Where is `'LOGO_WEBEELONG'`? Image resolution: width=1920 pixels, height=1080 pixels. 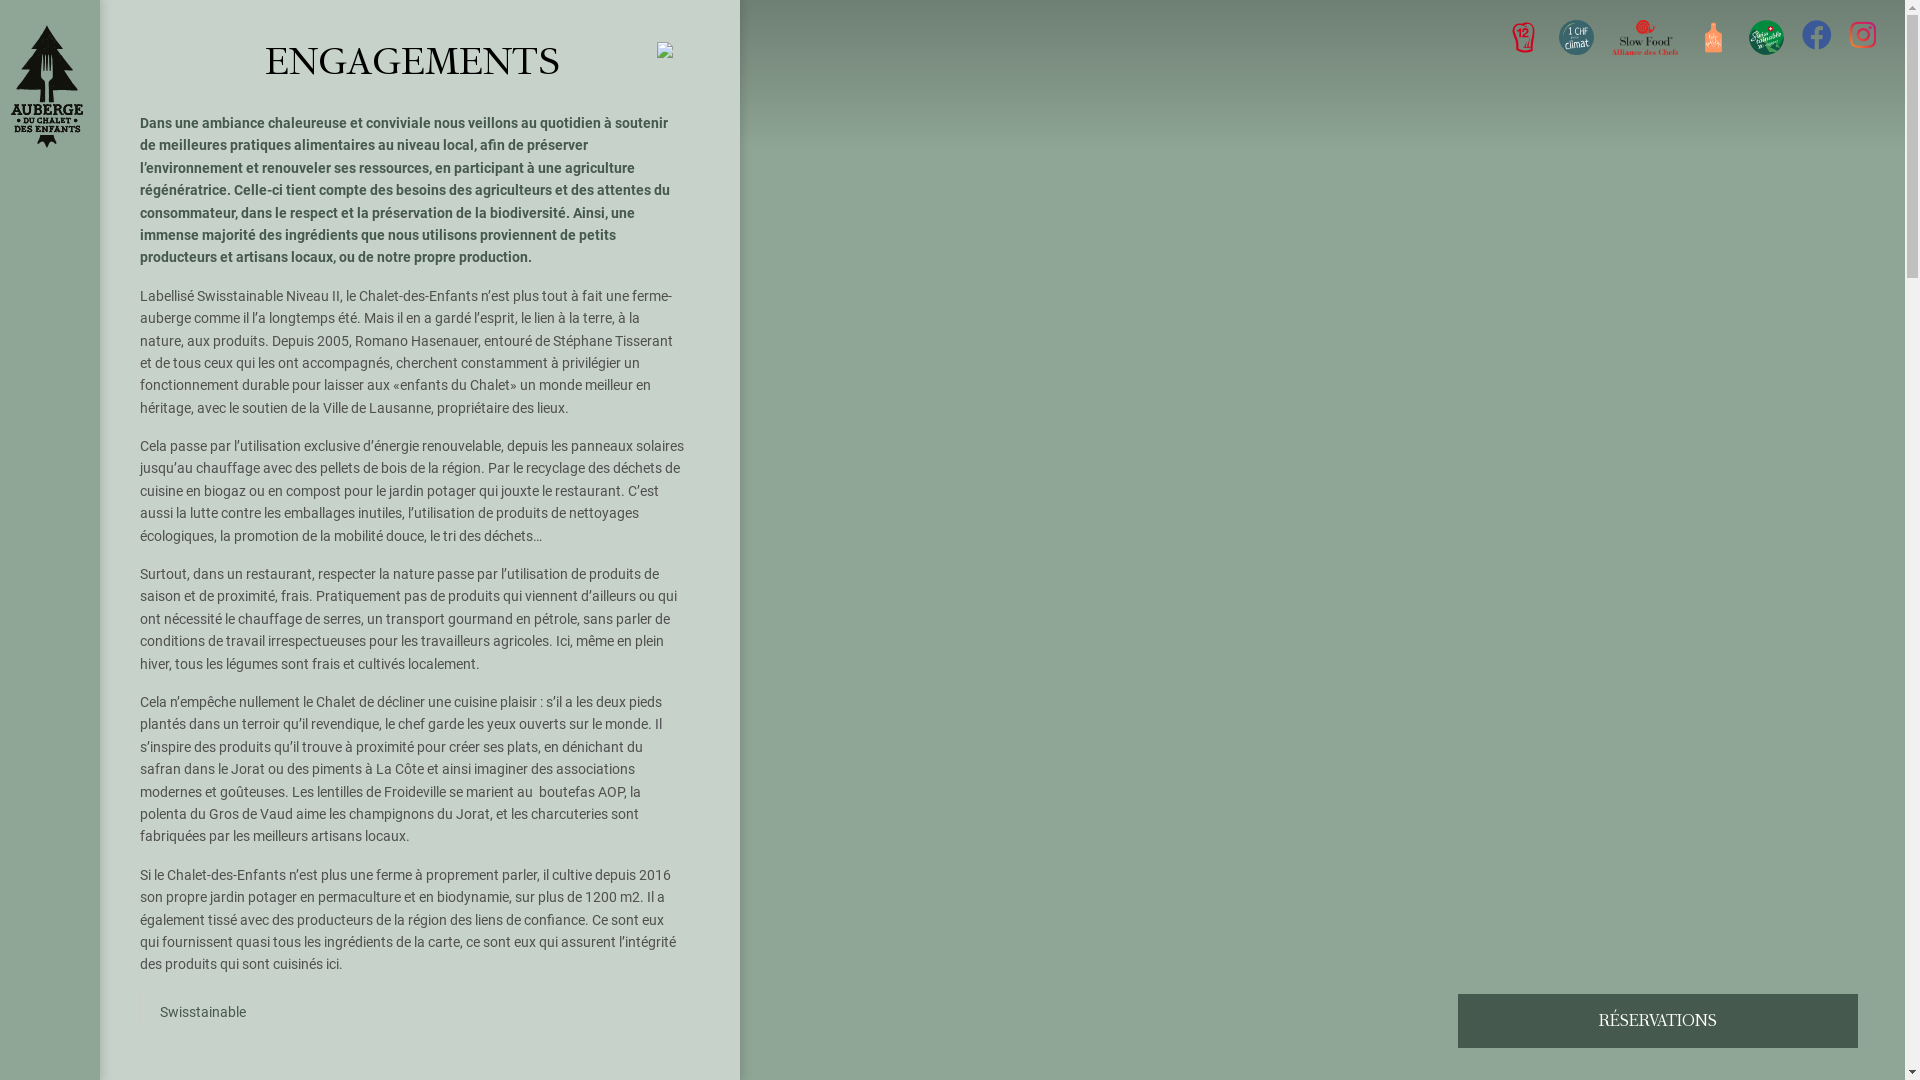
'LOGO_WEBEELONG' is located at coordinates (1575, 37).